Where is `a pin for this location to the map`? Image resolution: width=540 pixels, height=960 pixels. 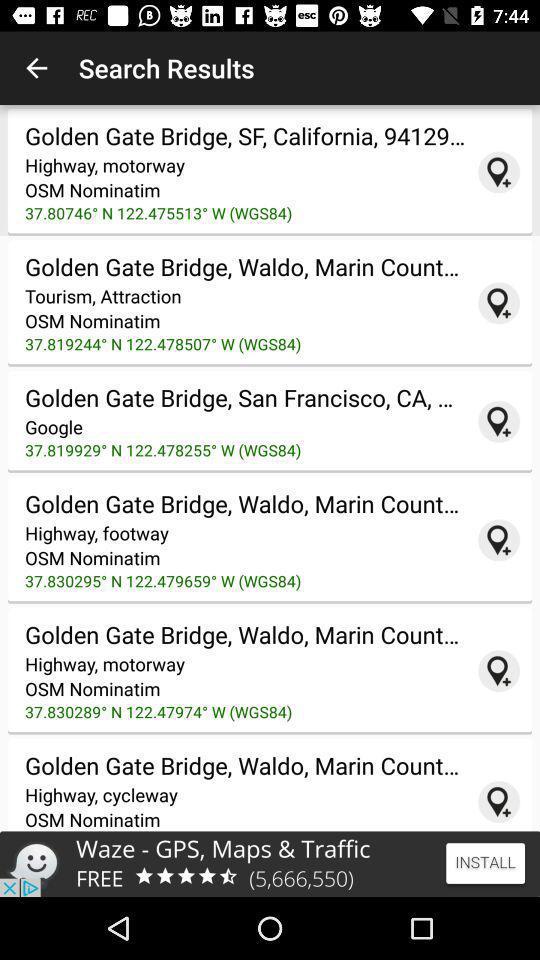 a pin for this location to the map is located at coordinates (498, 539).